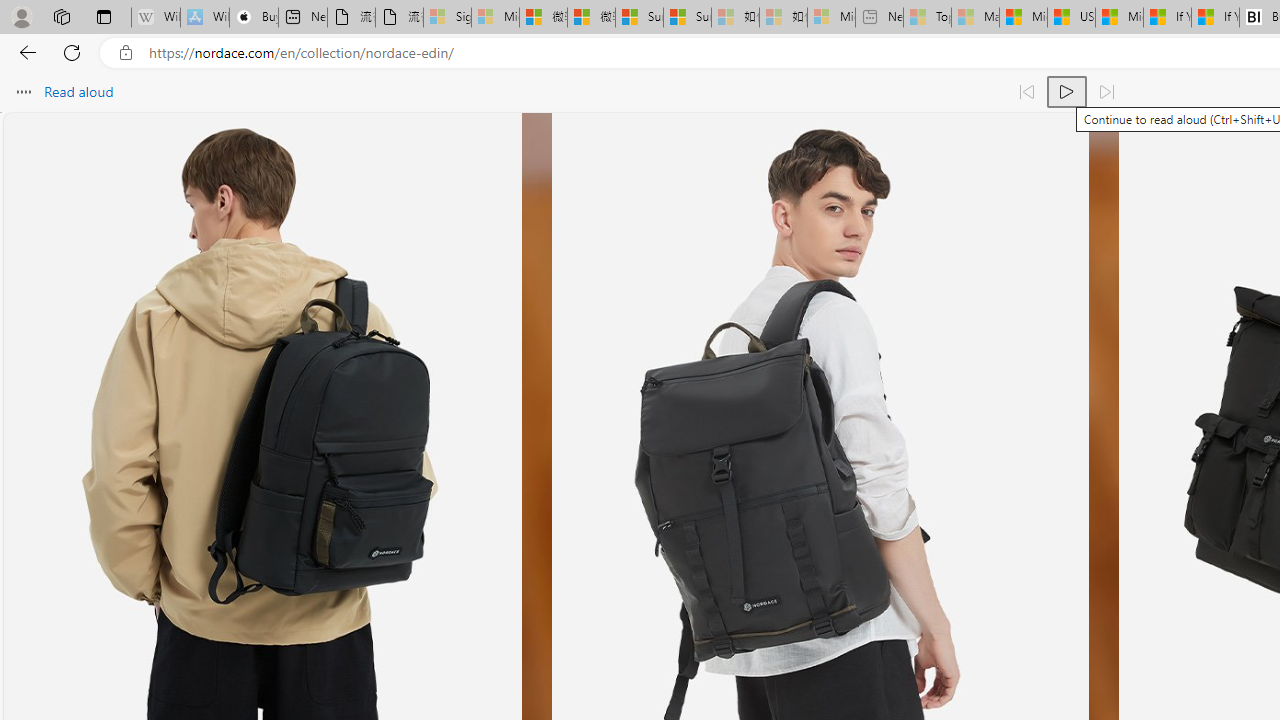  I want to click on 'Buy iPad - Apple', so click(253, 17).